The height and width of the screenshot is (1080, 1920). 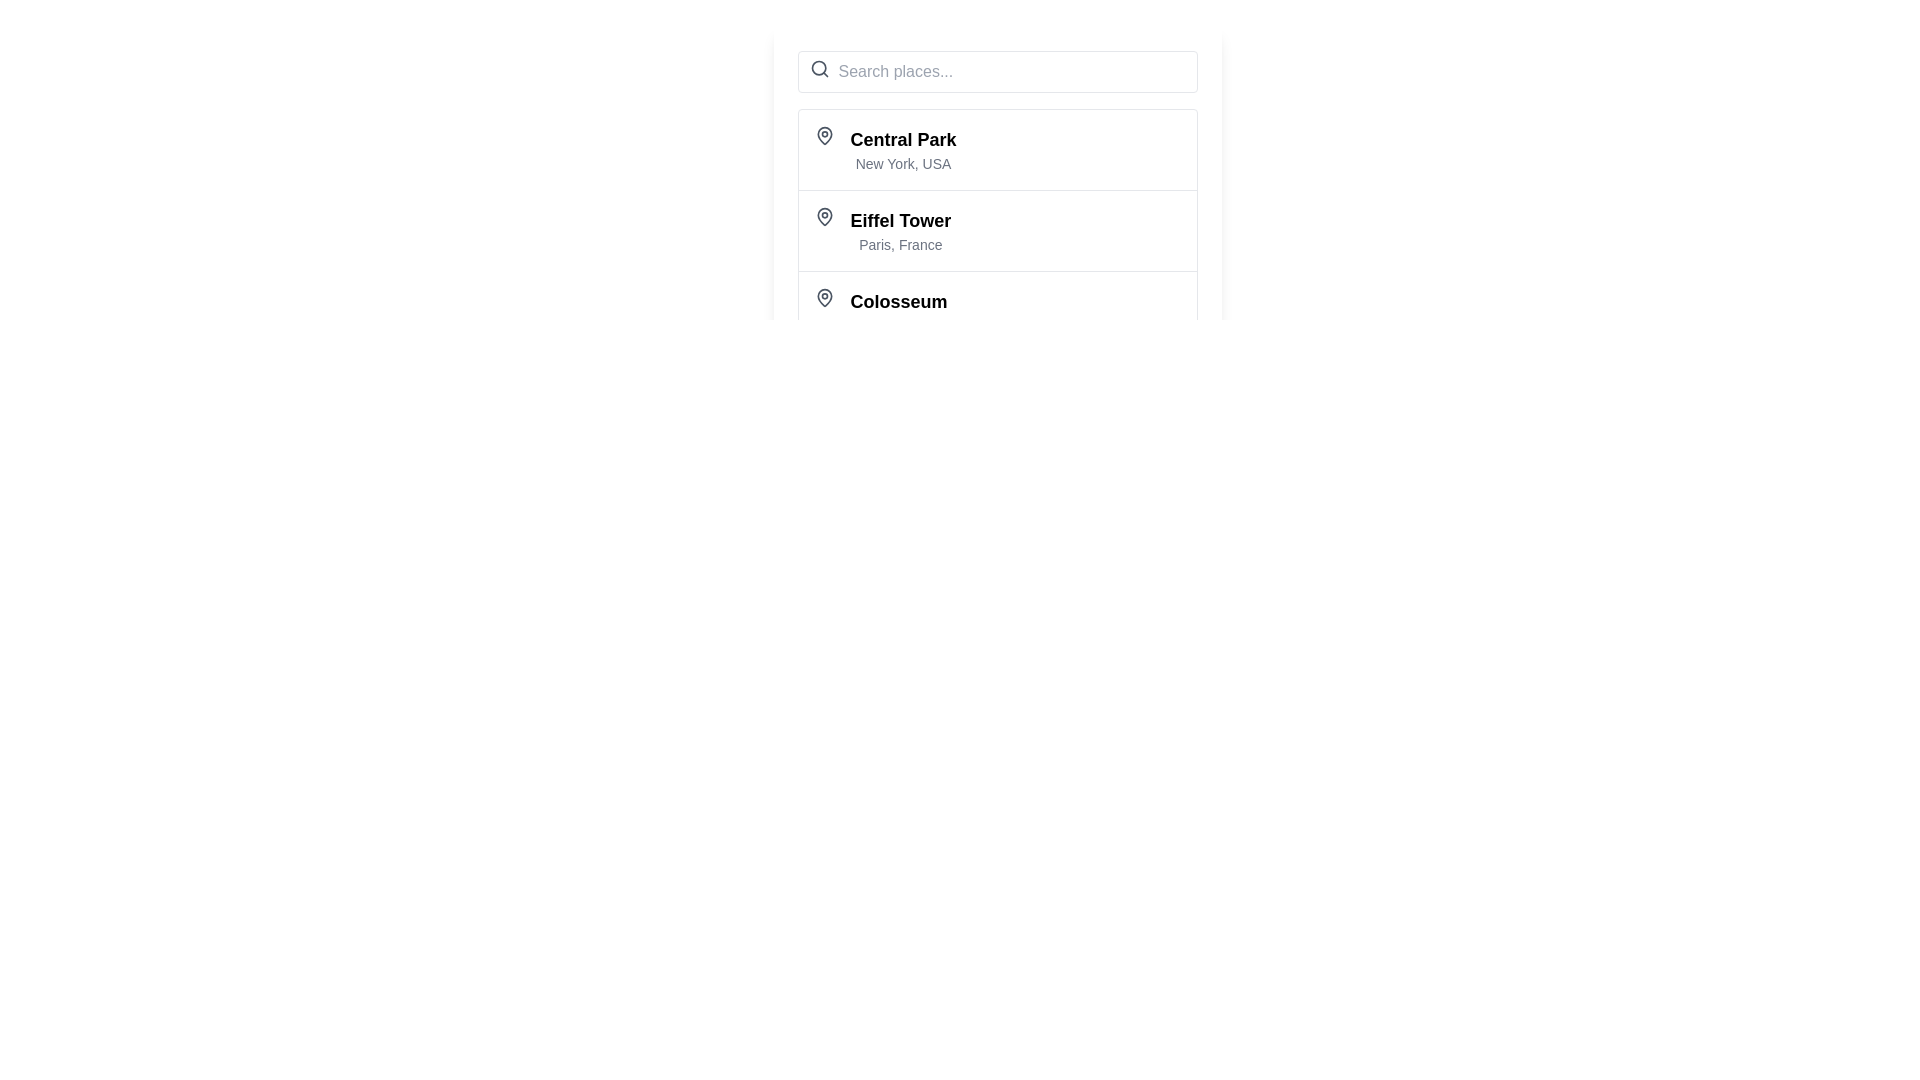 What do you see at coordinates (818, 67) in the screenshot?
I see `the circular outline of the magnifying glass lens in the search icon located to the left of the input field` at bounding box center [818, 67].